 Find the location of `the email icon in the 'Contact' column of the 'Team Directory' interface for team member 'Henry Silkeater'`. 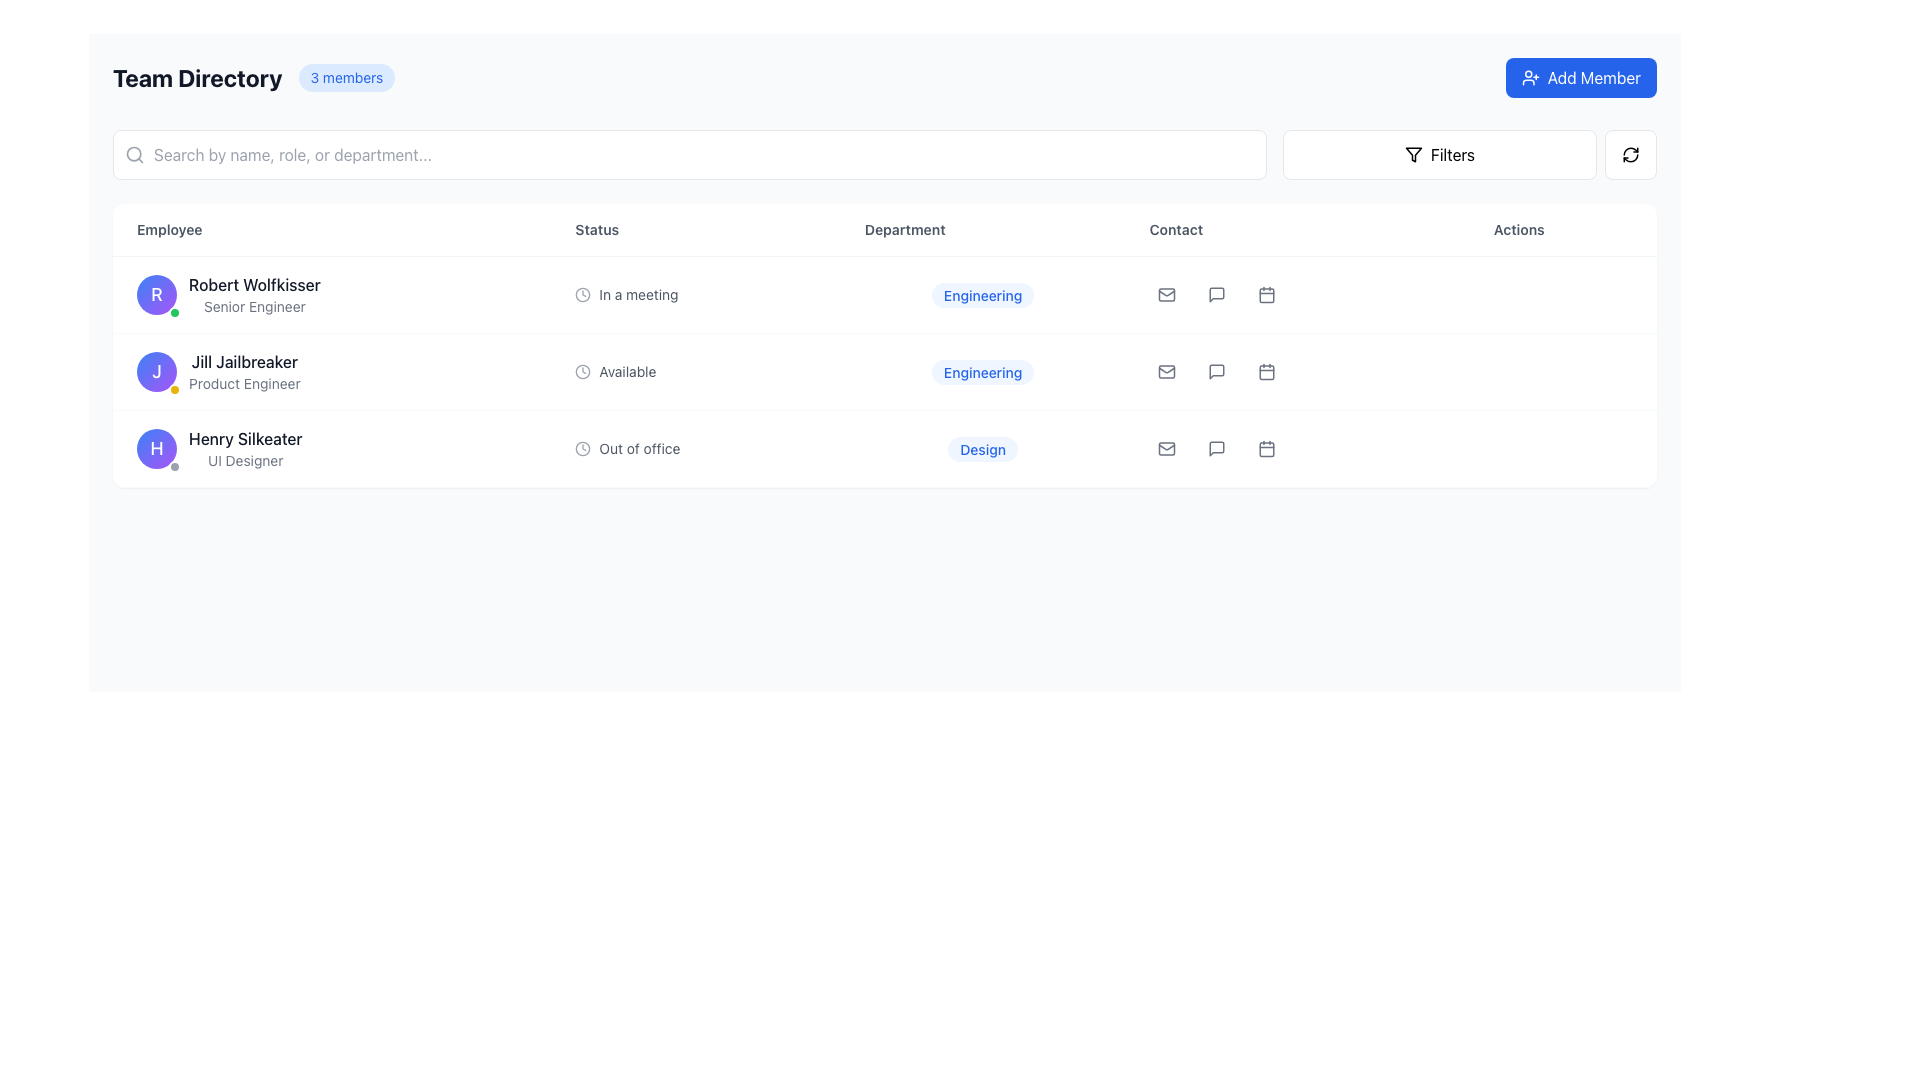

the email icon in the 'Contact' column of the 'Team Directory' interface for team member 'Henry Silkeater' is located at coordinates (1166, 447).